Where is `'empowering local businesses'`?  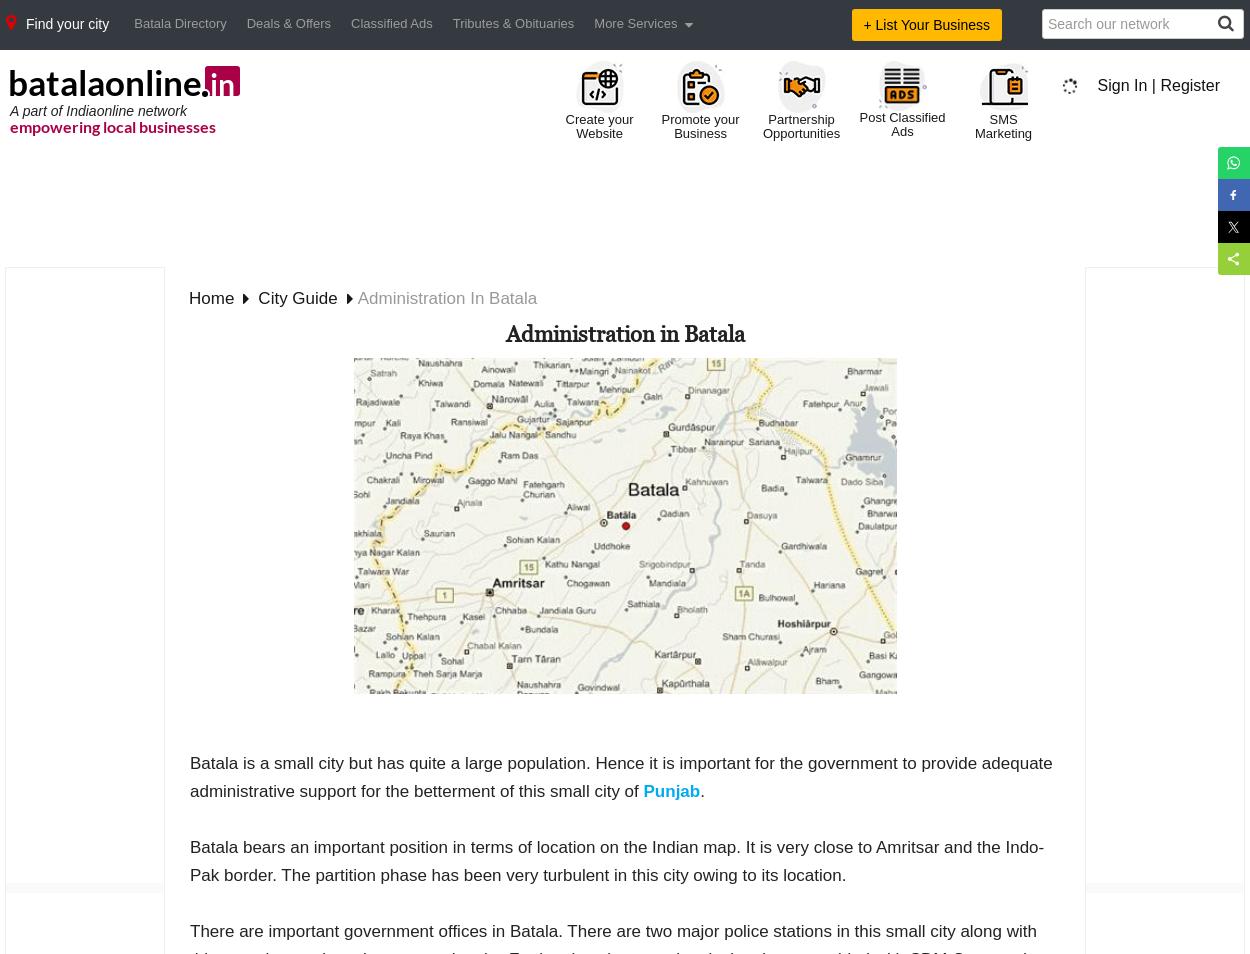
'empowering local businesses' is located at coordinates (10, 124).